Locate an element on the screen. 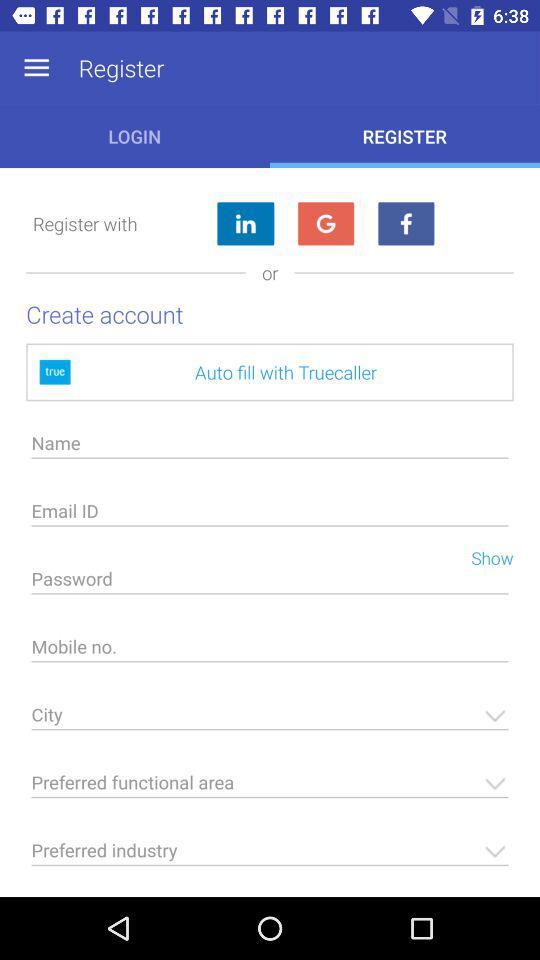  mobile number field is located at coordinates (270, 651).